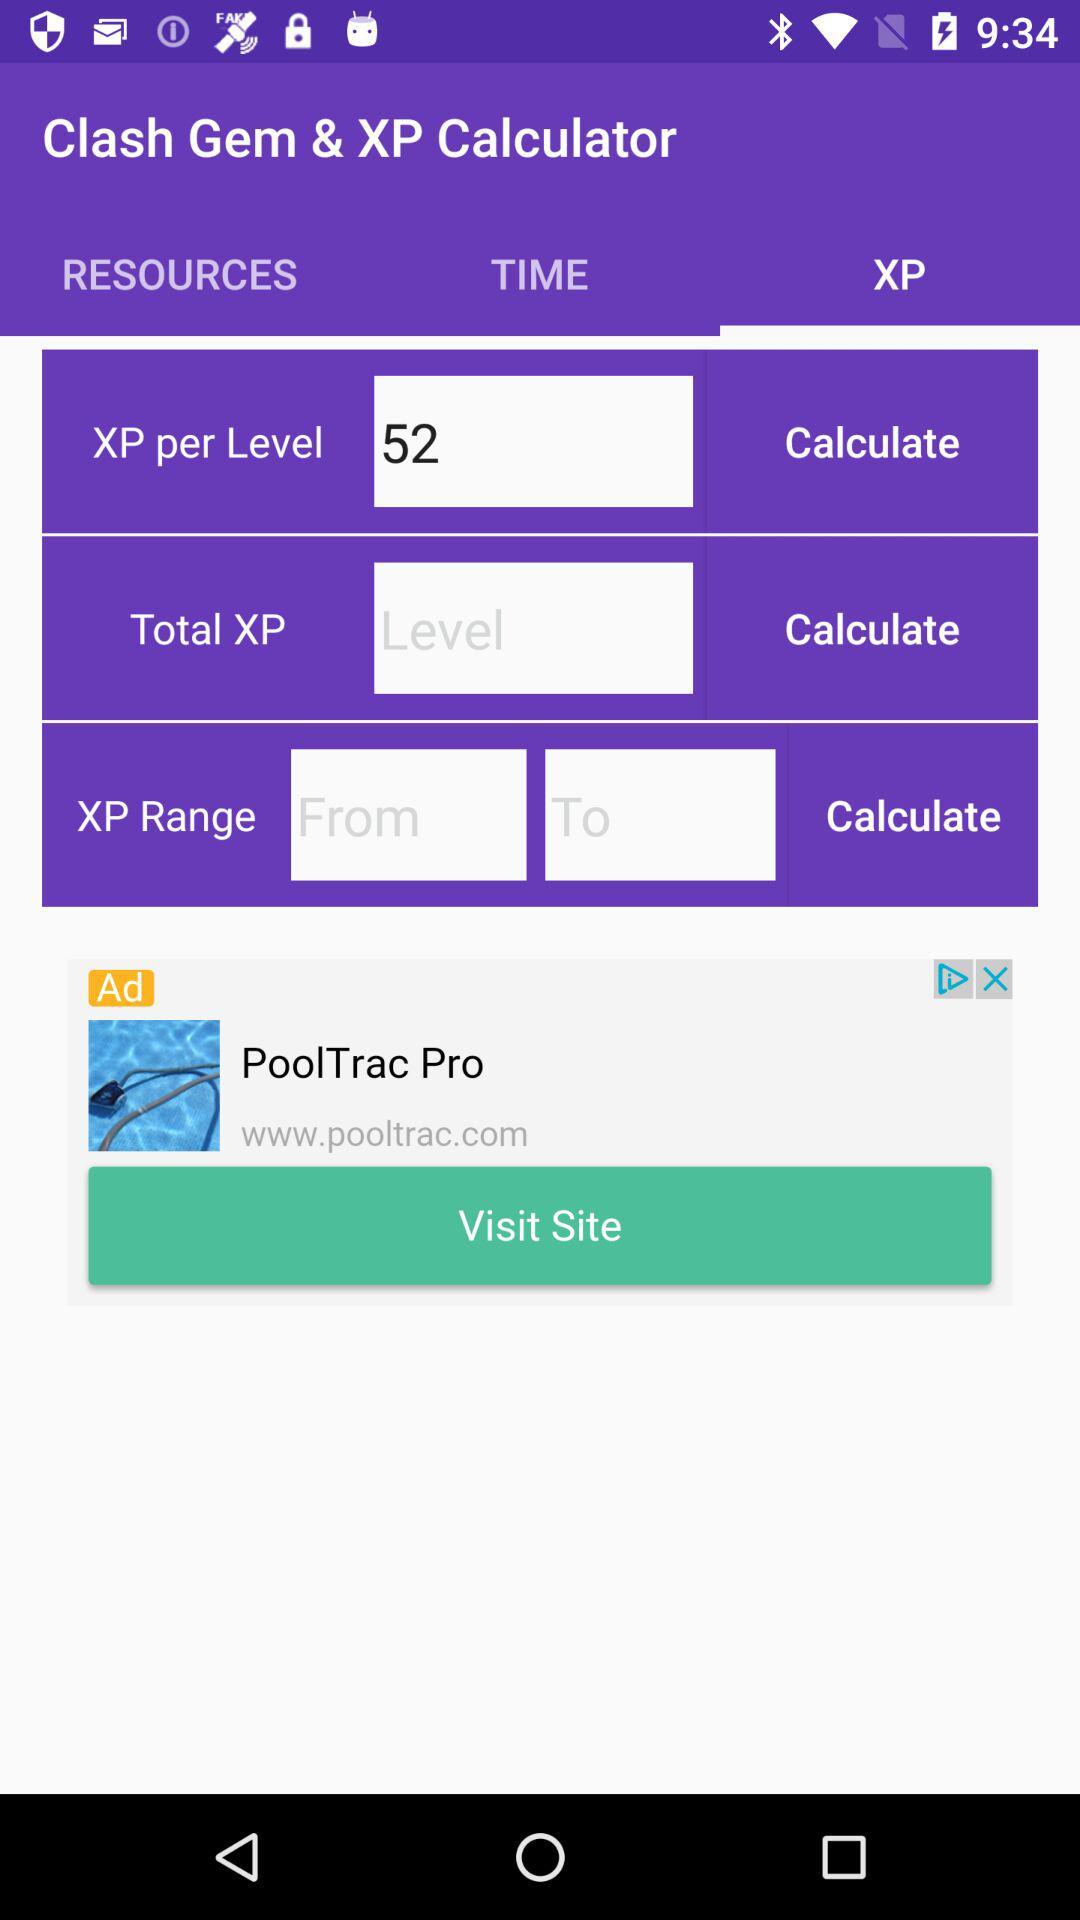 The image size is (1080, 1920). What do you see at coordinates (407, 814) in the screenshot?
I see `from xp` at bounding box center [407, 814].